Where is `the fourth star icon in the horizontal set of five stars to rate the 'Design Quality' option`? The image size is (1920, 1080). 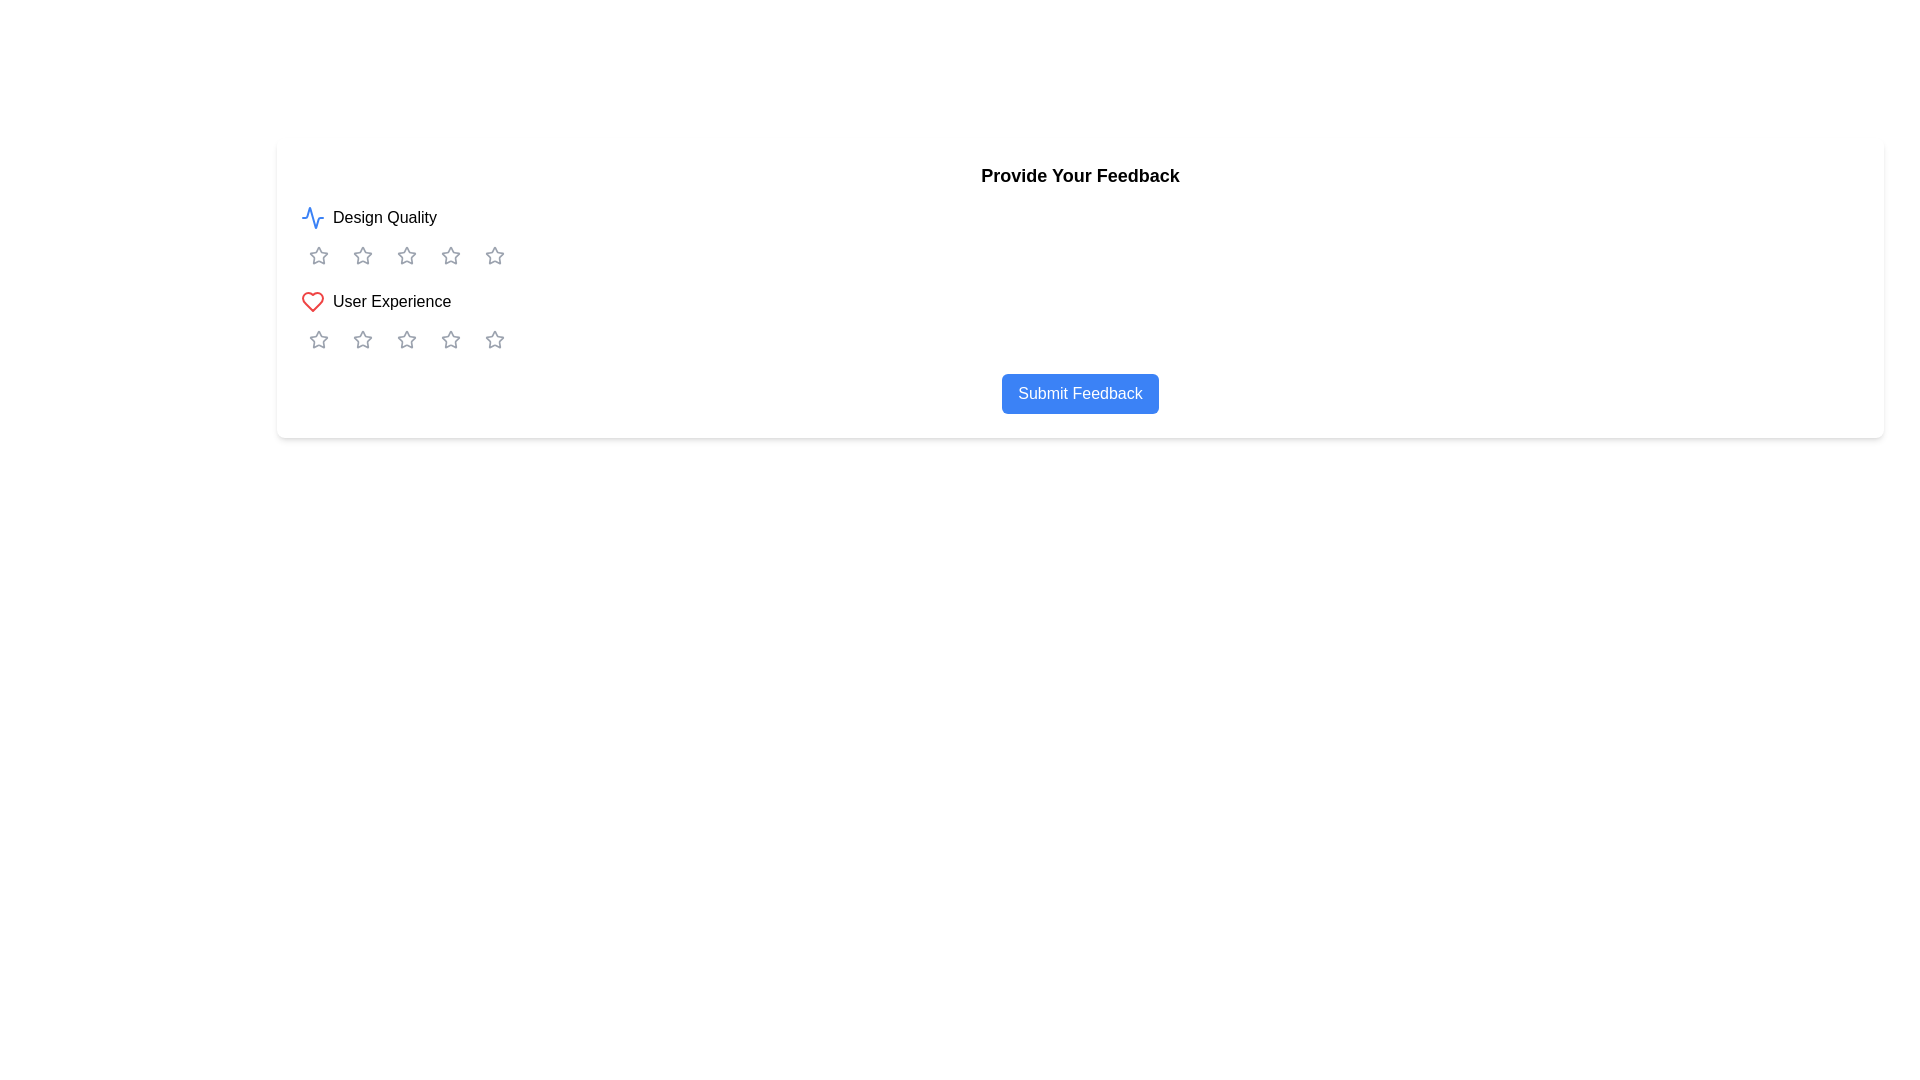
the fourth star icon in the horizontal set of five stars to rate the 'Design Quality' option is located at coordinates (450, 254).